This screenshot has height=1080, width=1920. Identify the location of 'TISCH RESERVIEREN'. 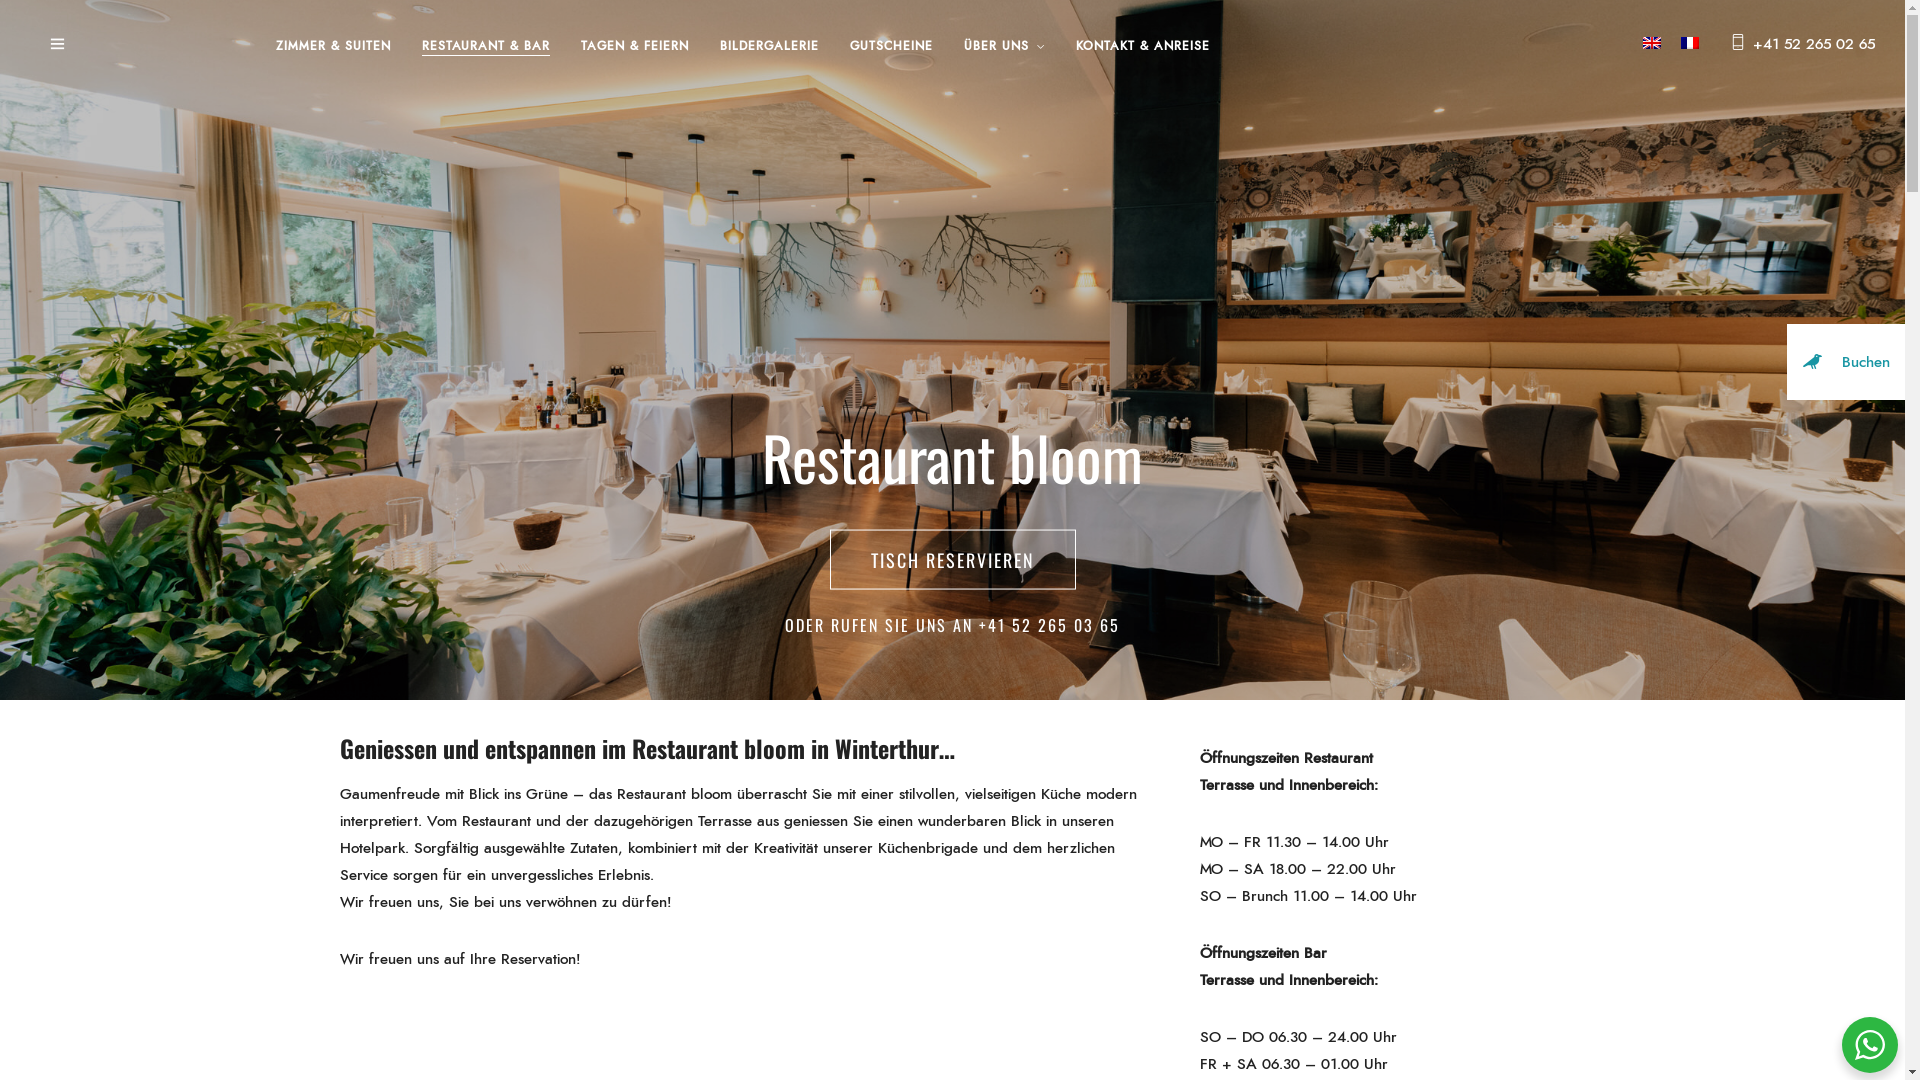
(952, 559).